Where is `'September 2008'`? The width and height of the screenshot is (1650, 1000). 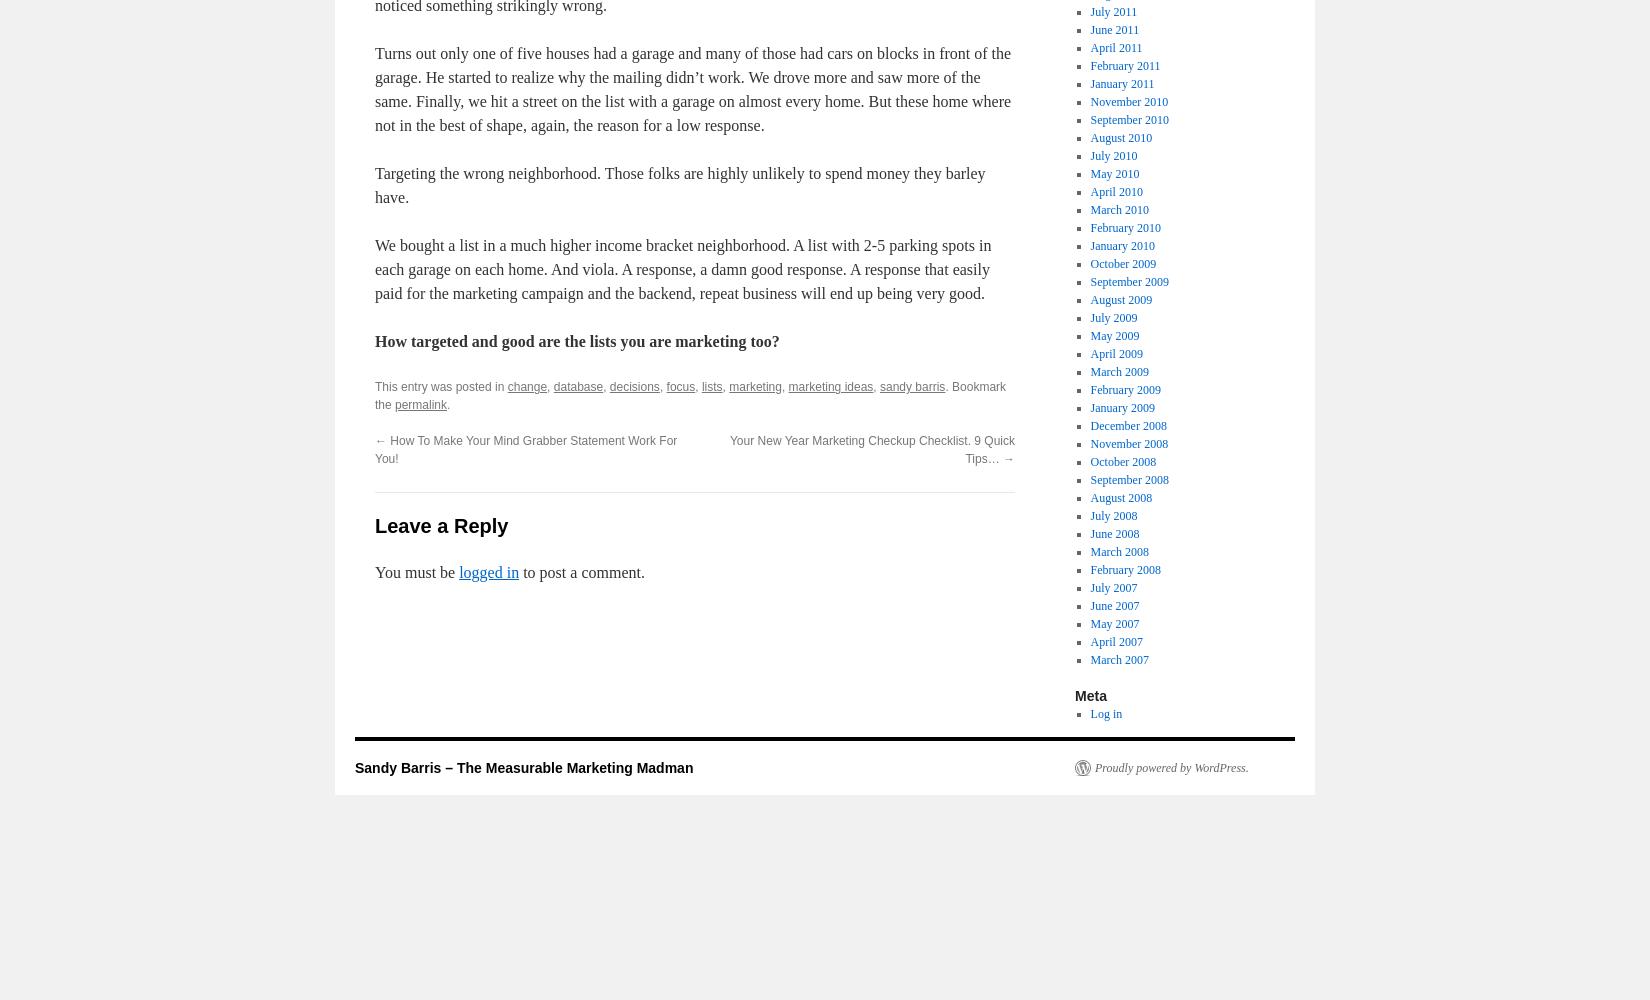
'September 2008' is located at coordinates (1128, 479).